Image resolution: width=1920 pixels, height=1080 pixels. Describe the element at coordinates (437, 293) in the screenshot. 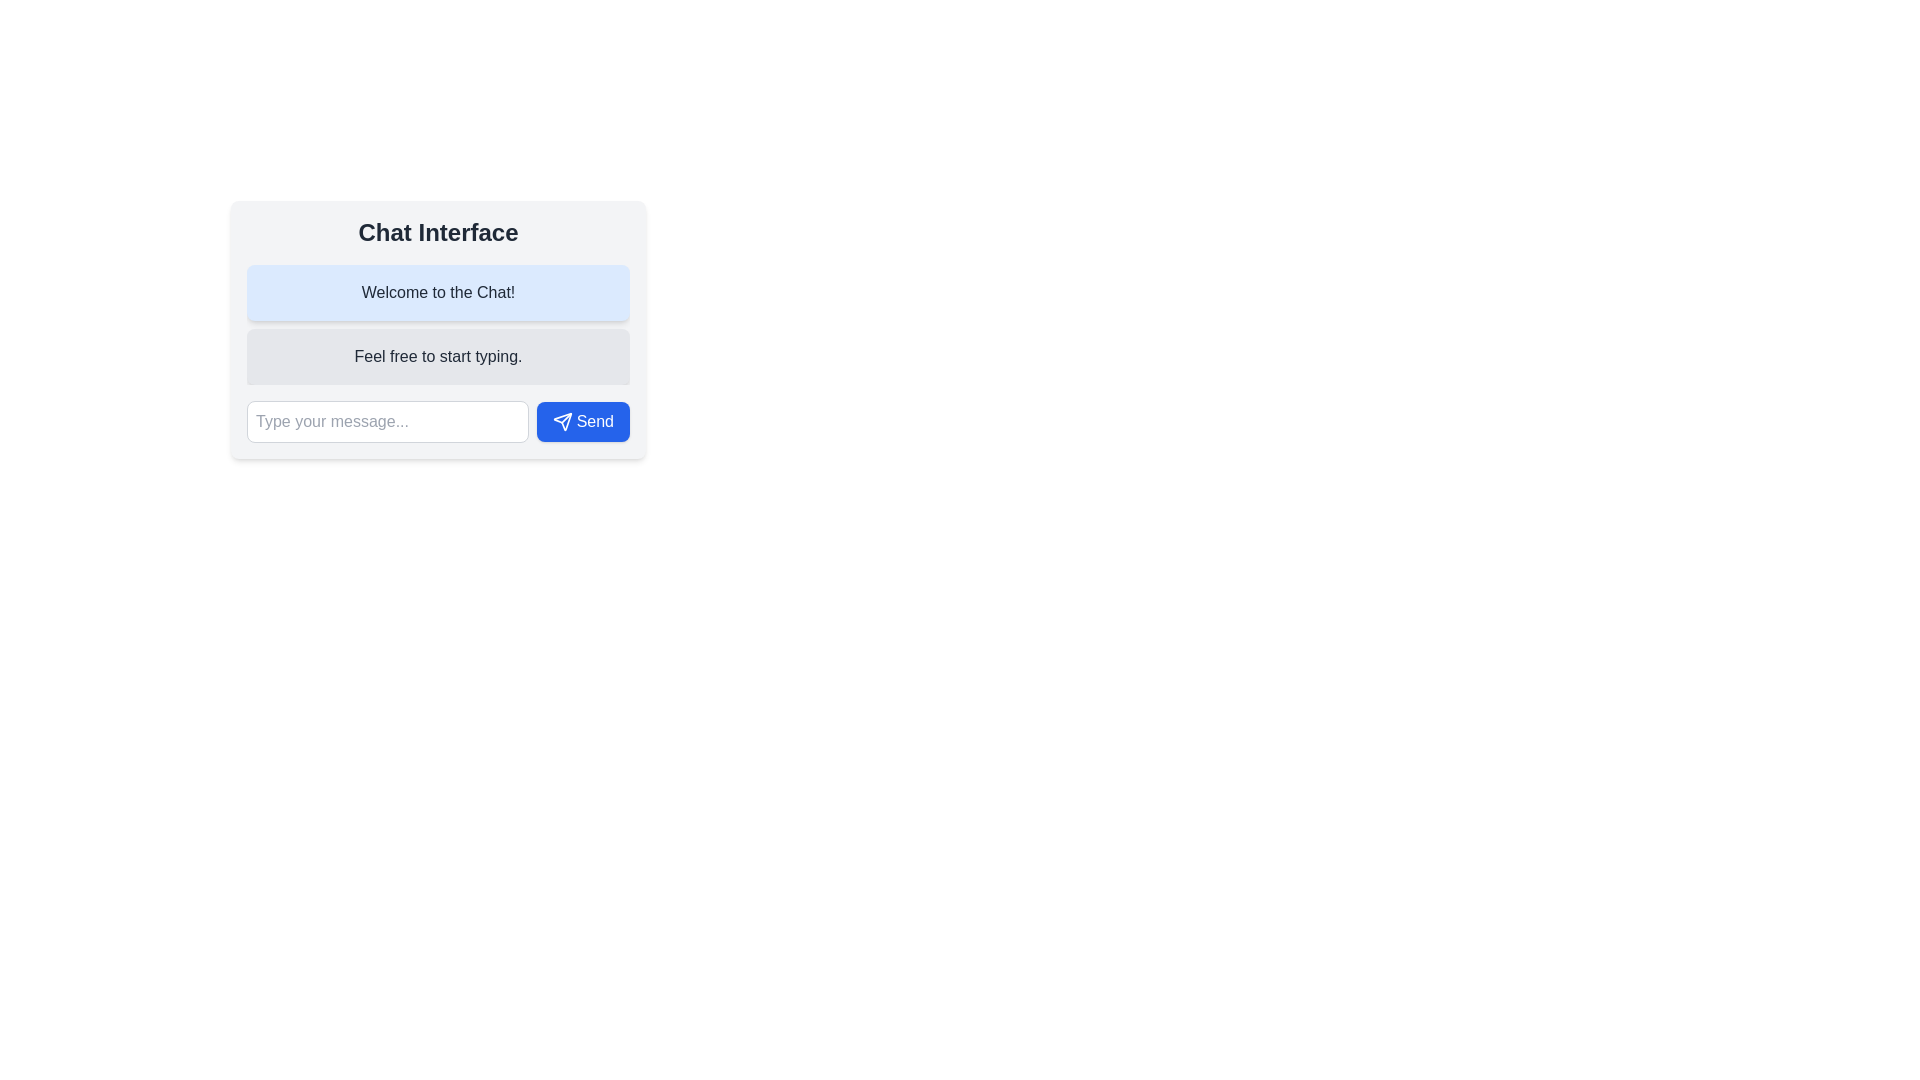

I see `welcome message displayed in the static text block at the top of the interface, which greets the user` at that location.